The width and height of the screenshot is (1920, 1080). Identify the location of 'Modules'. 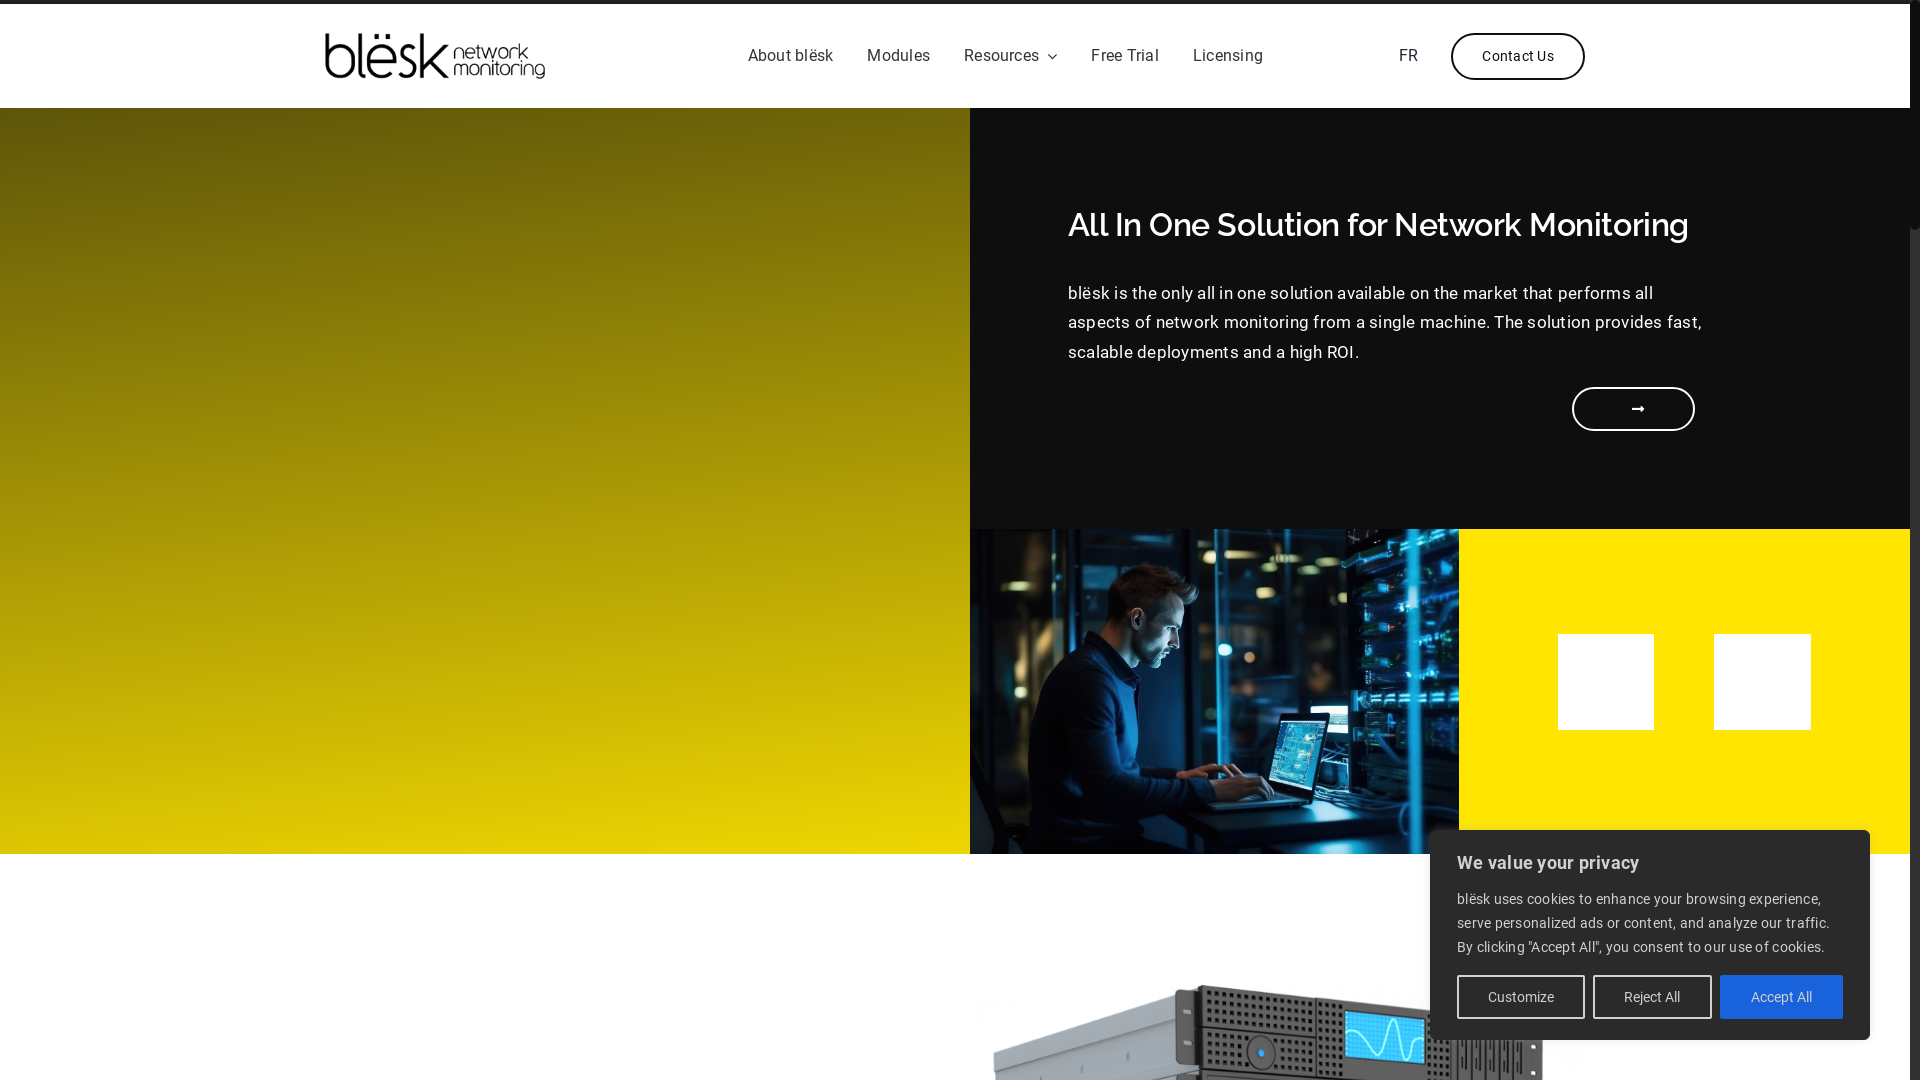
(897, 55).